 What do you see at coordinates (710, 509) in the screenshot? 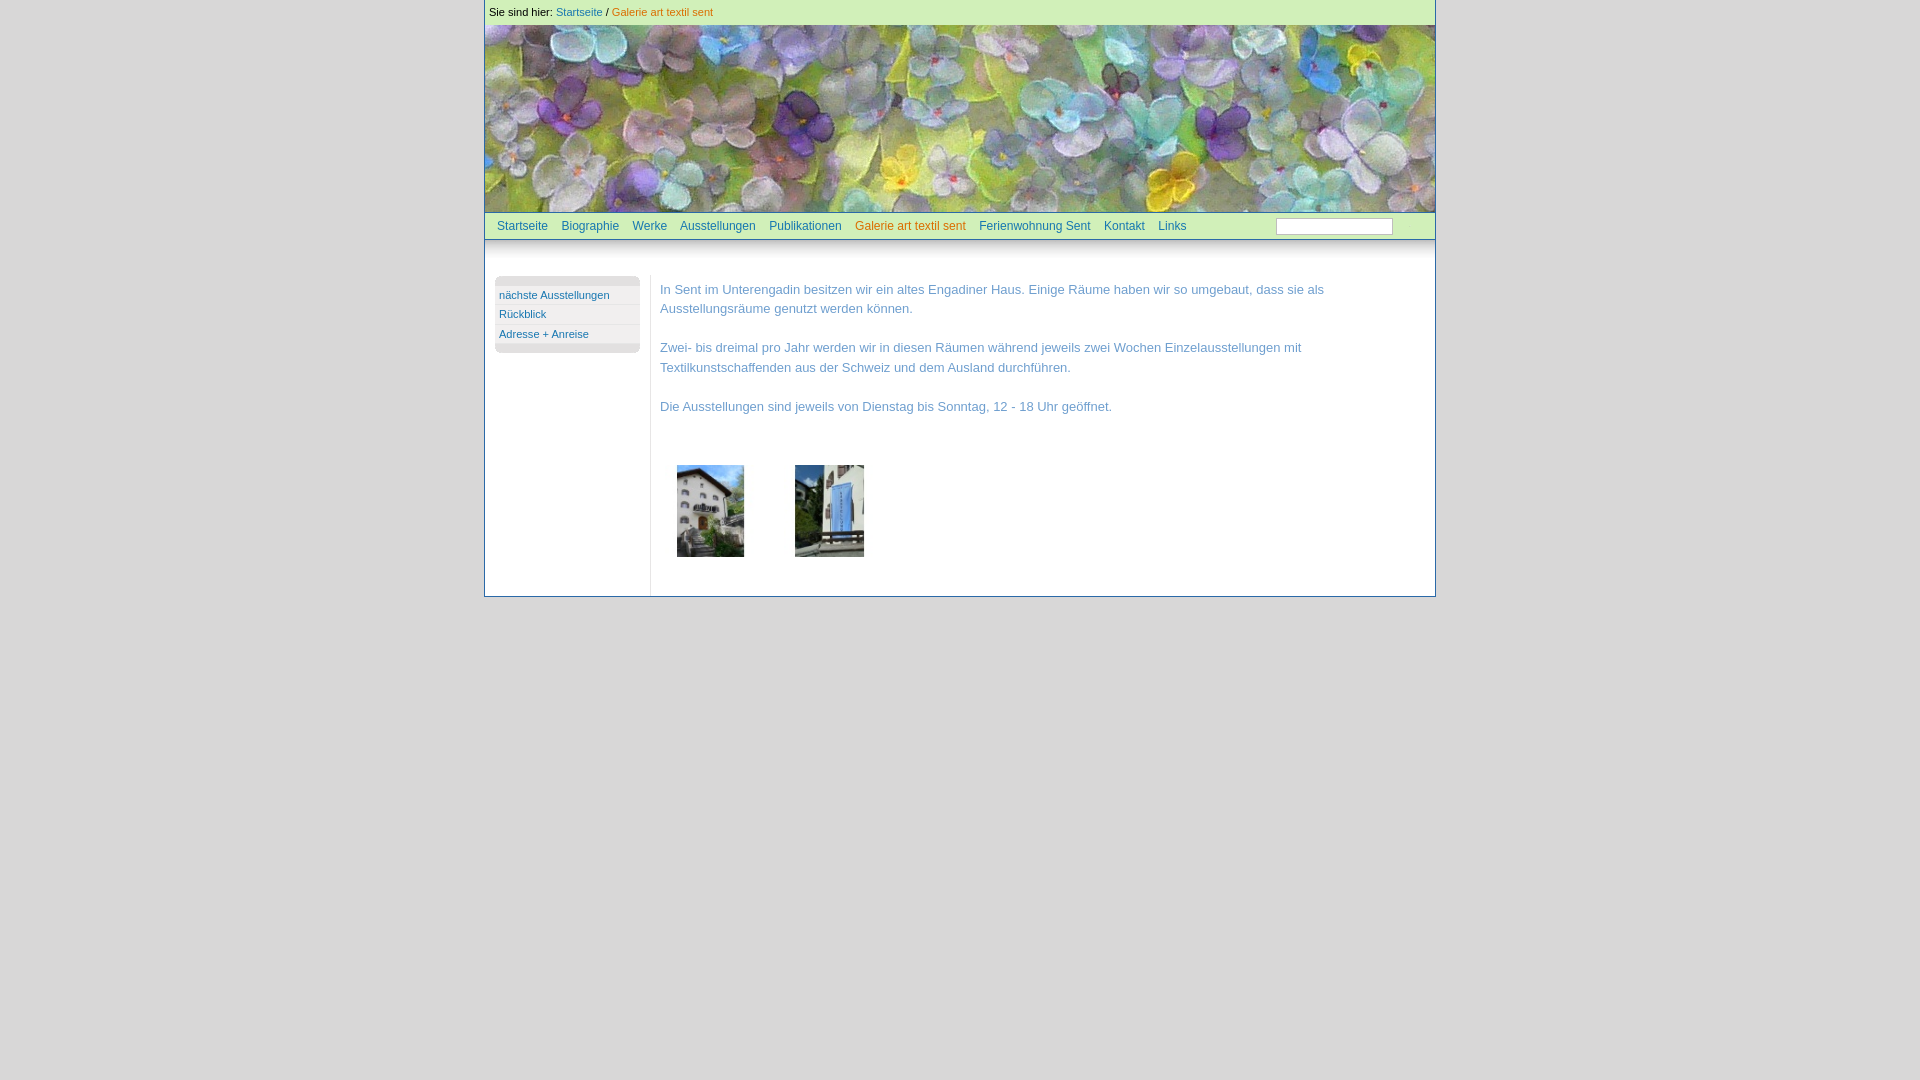
I see `'Chasa Triazza, Sent'` at bounding box center [710, 509].